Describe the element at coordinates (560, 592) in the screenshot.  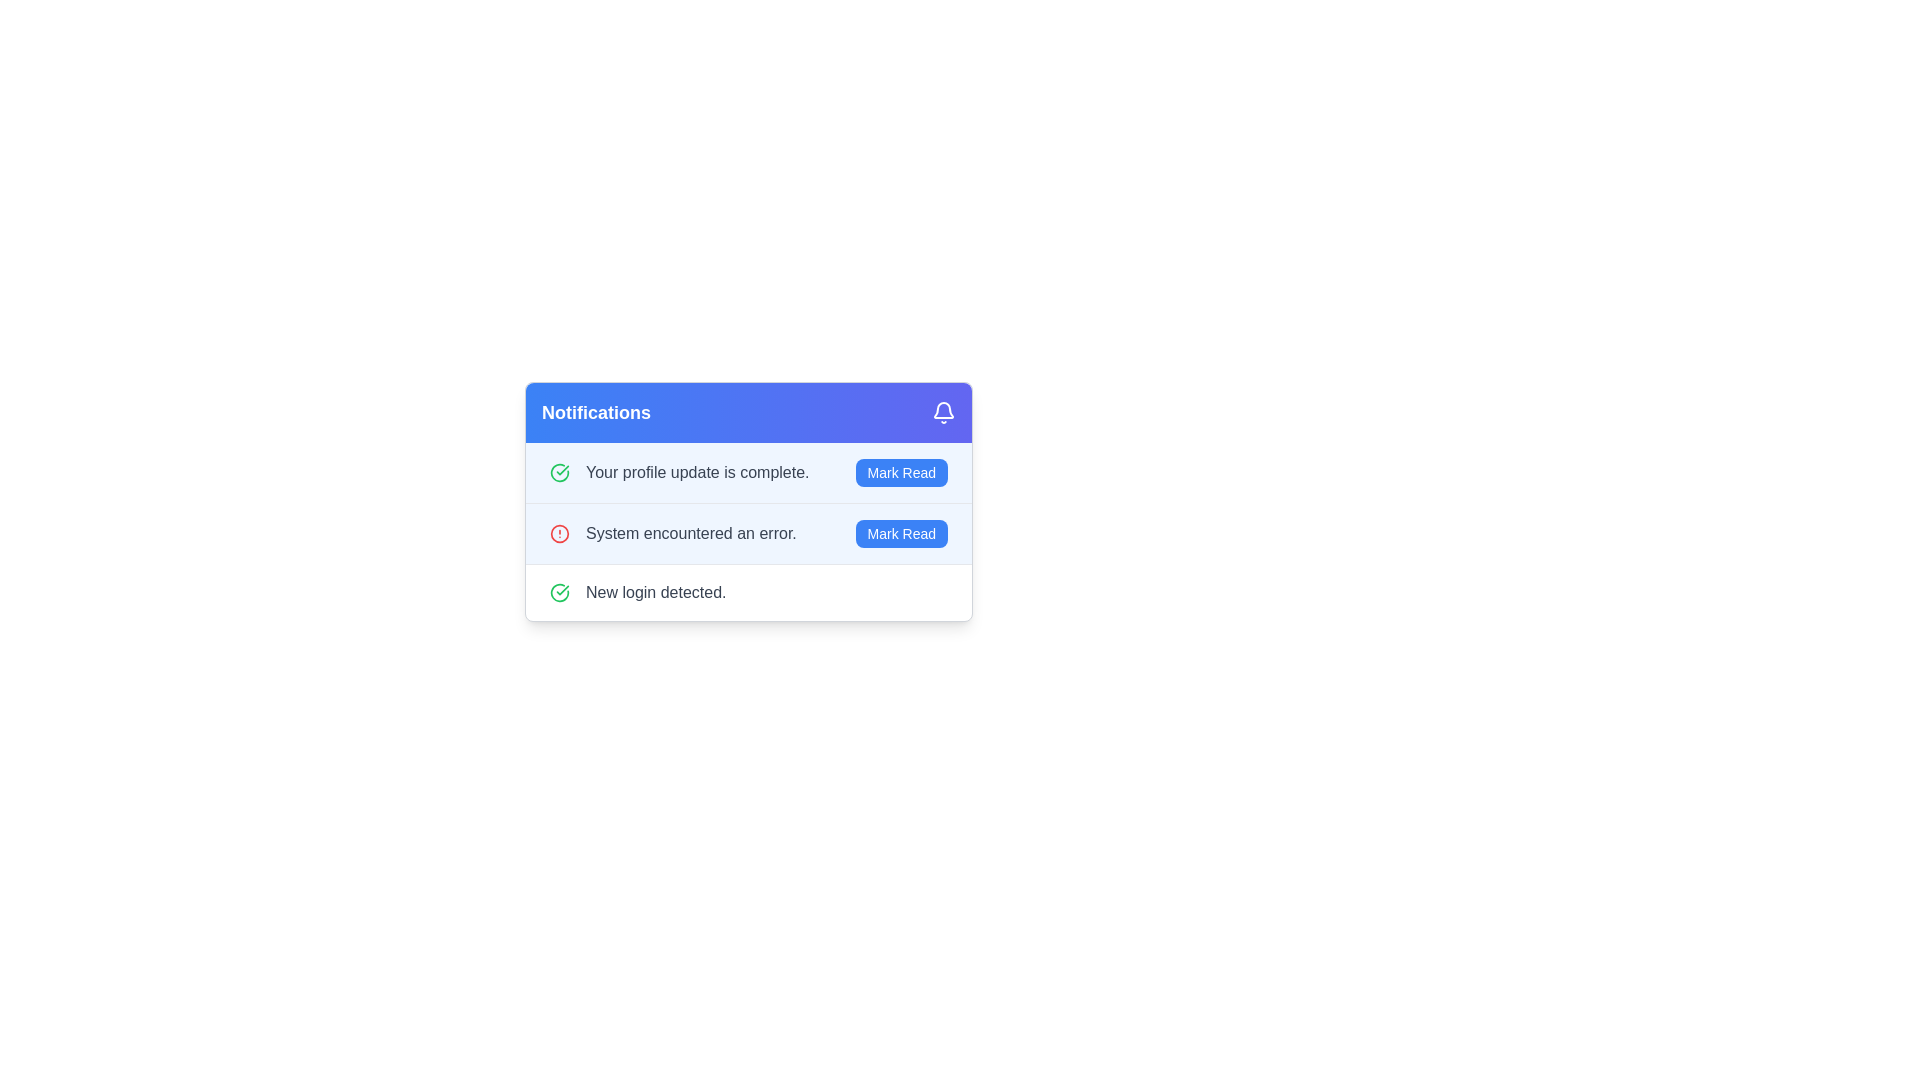
I see `the success icon indicating 'New login detected' notification` at that location.